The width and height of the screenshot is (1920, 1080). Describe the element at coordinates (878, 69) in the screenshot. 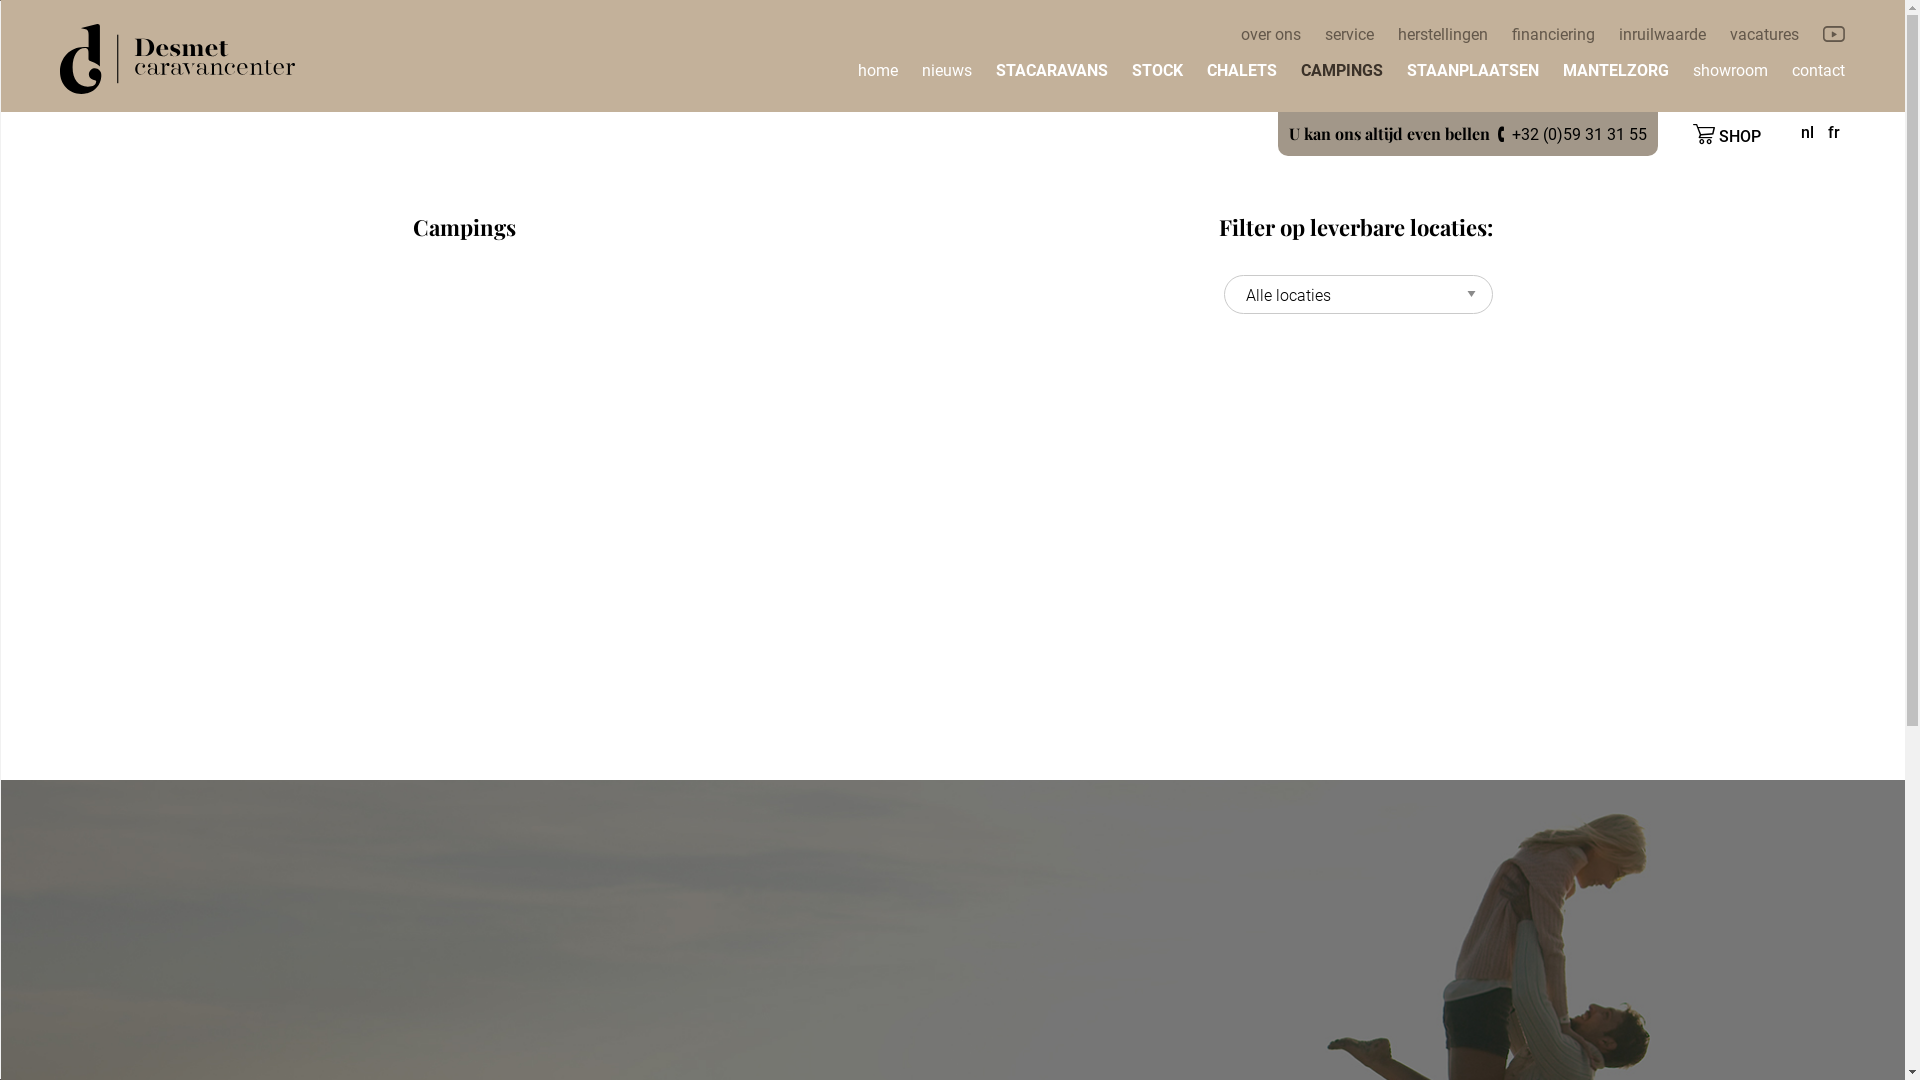

I see `'home'` at that location.